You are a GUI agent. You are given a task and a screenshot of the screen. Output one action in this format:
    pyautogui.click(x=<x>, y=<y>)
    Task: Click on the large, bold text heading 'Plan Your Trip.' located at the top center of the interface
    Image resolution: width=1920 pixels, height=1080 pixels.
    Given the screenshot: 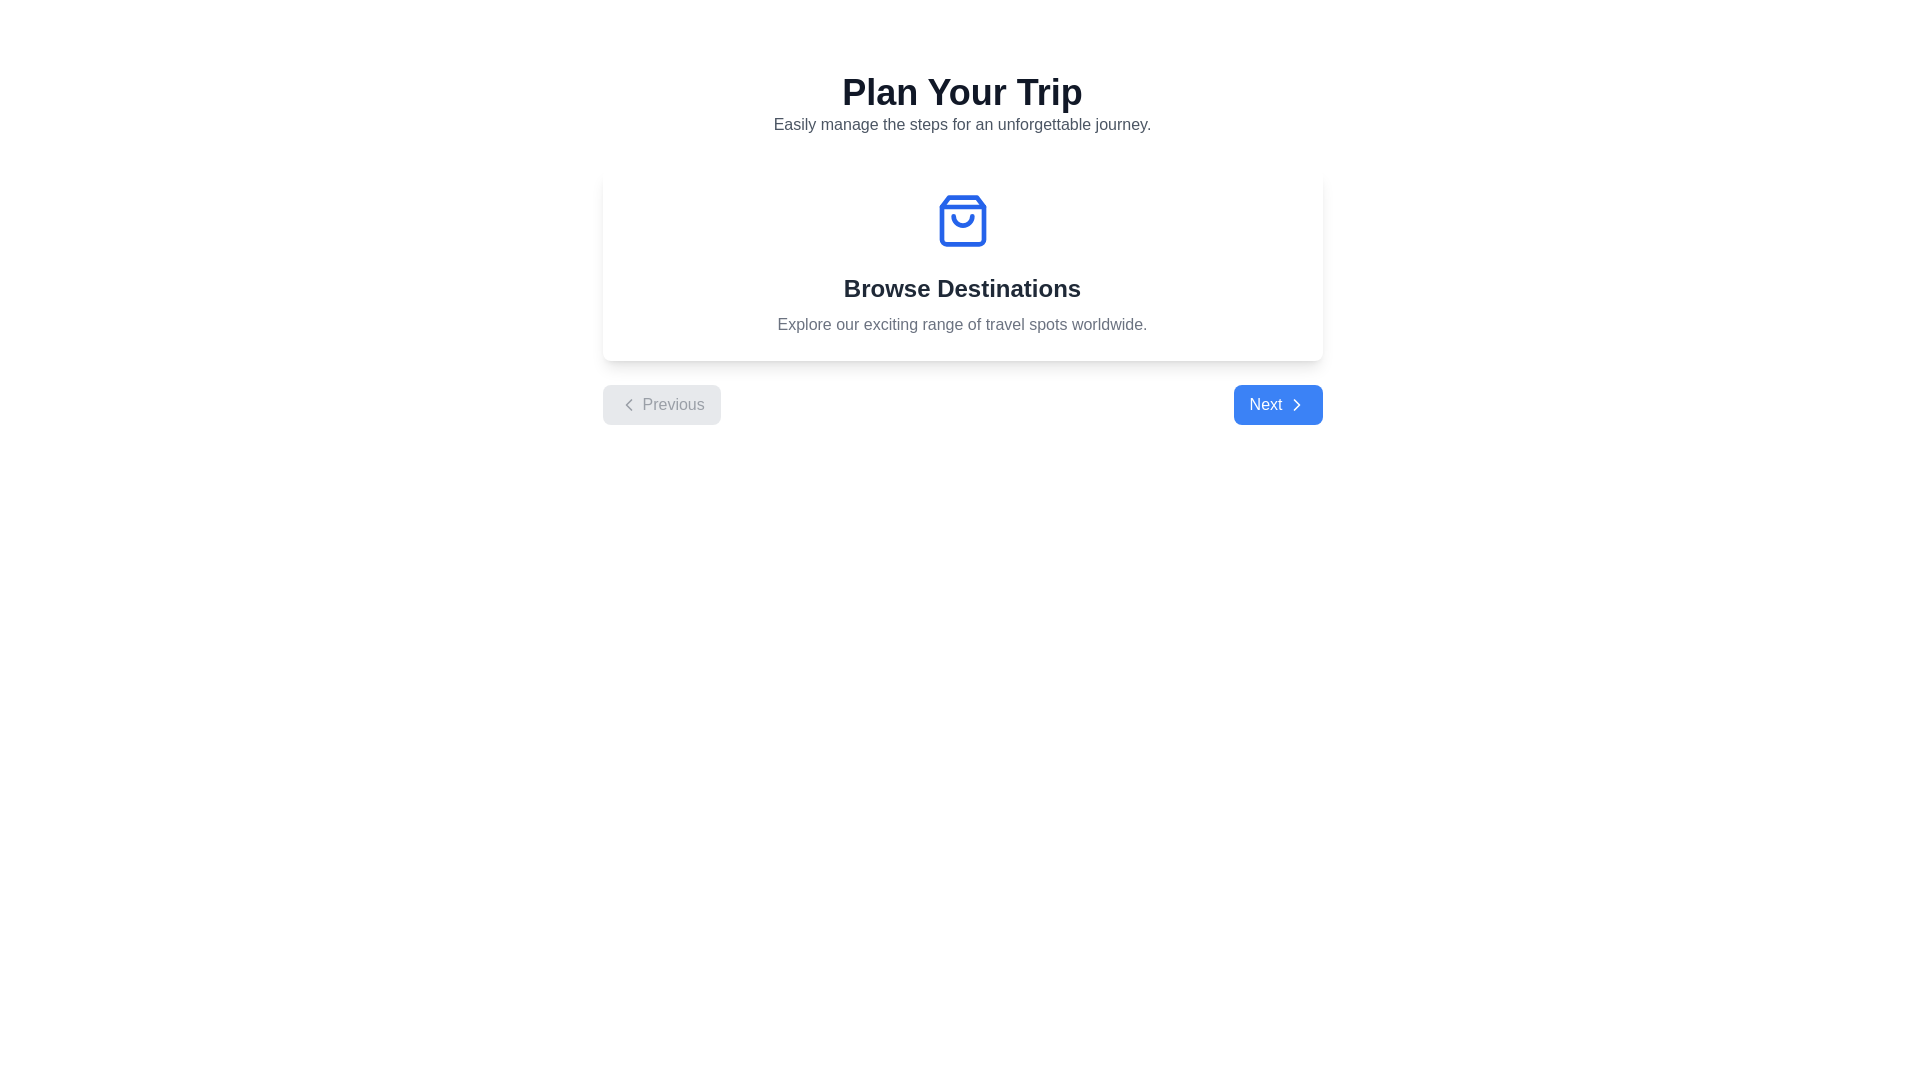 What is the action you would take?
    pyautogui.click(x=962, y=92)
    